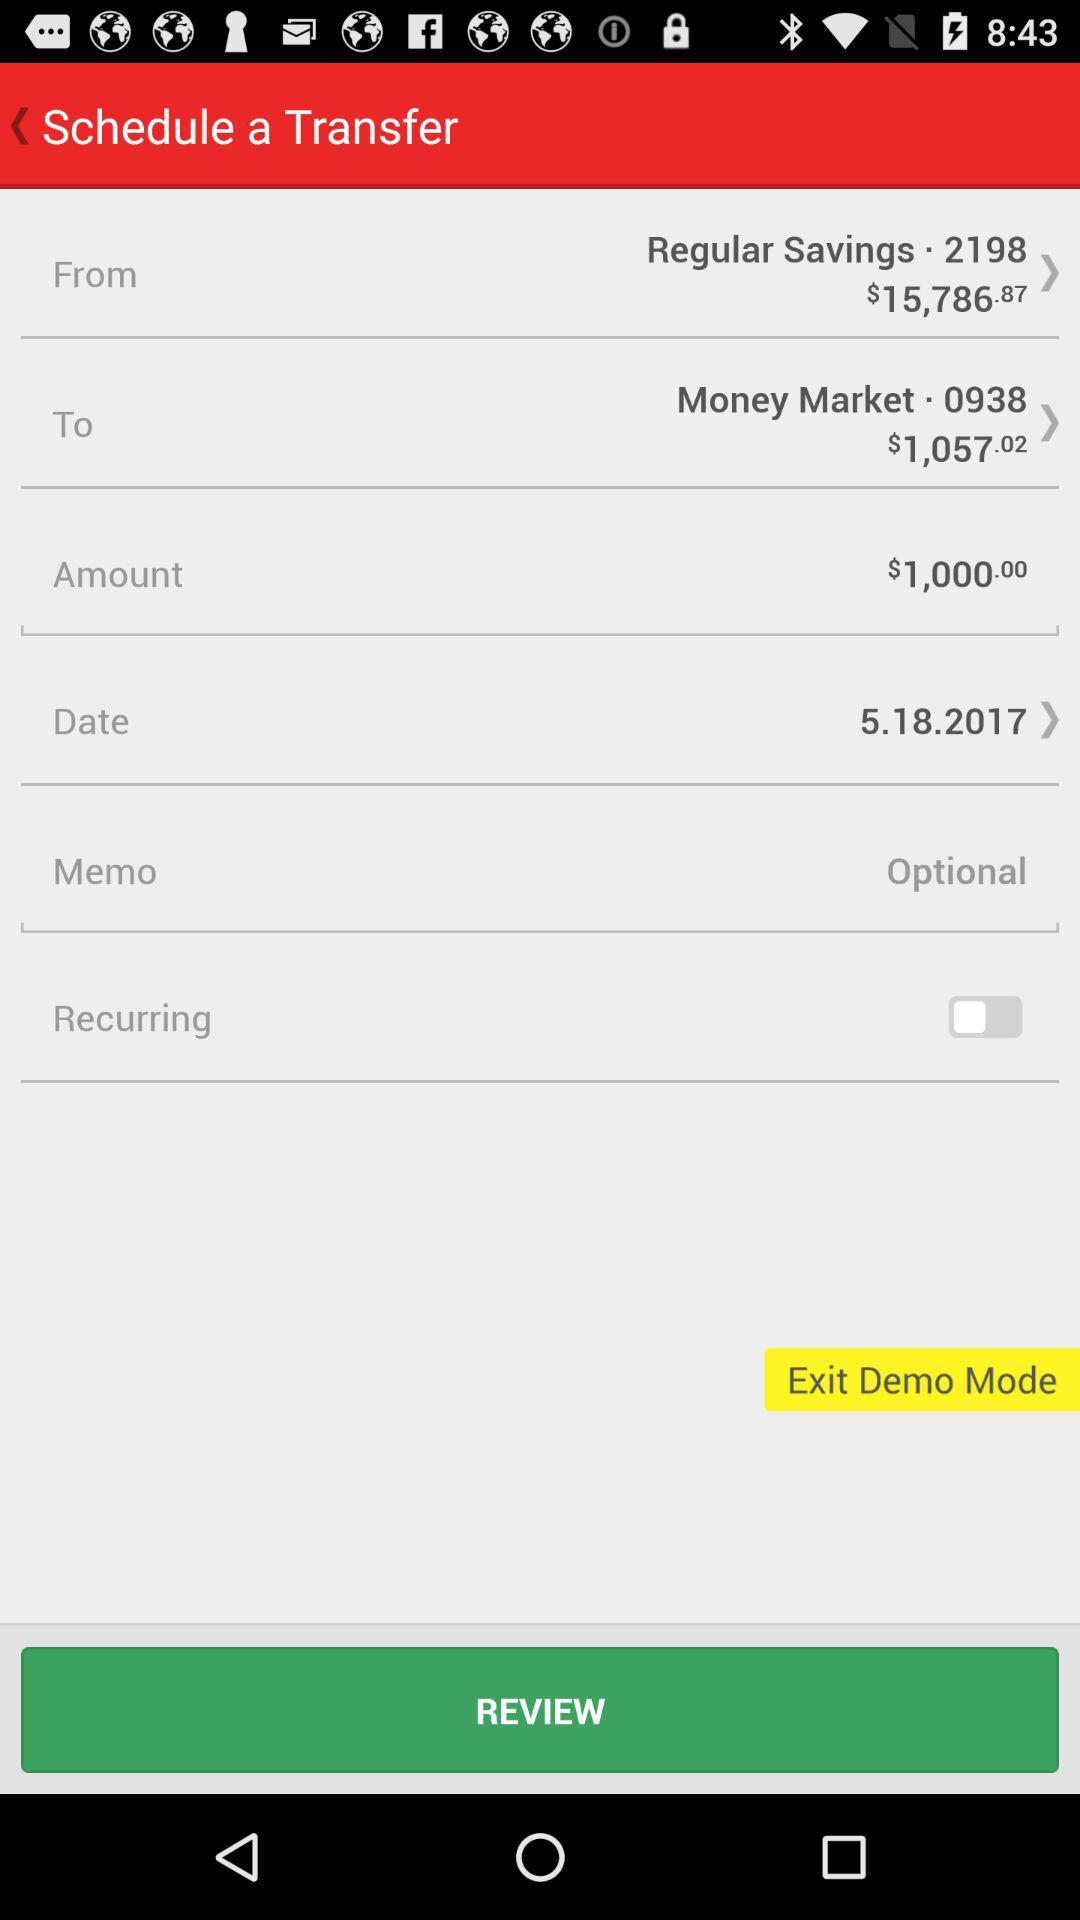 Image resolution: width=1080 pixels, height=1920 pixels. I want to click on active/deactive this option, so click(984, 1017).